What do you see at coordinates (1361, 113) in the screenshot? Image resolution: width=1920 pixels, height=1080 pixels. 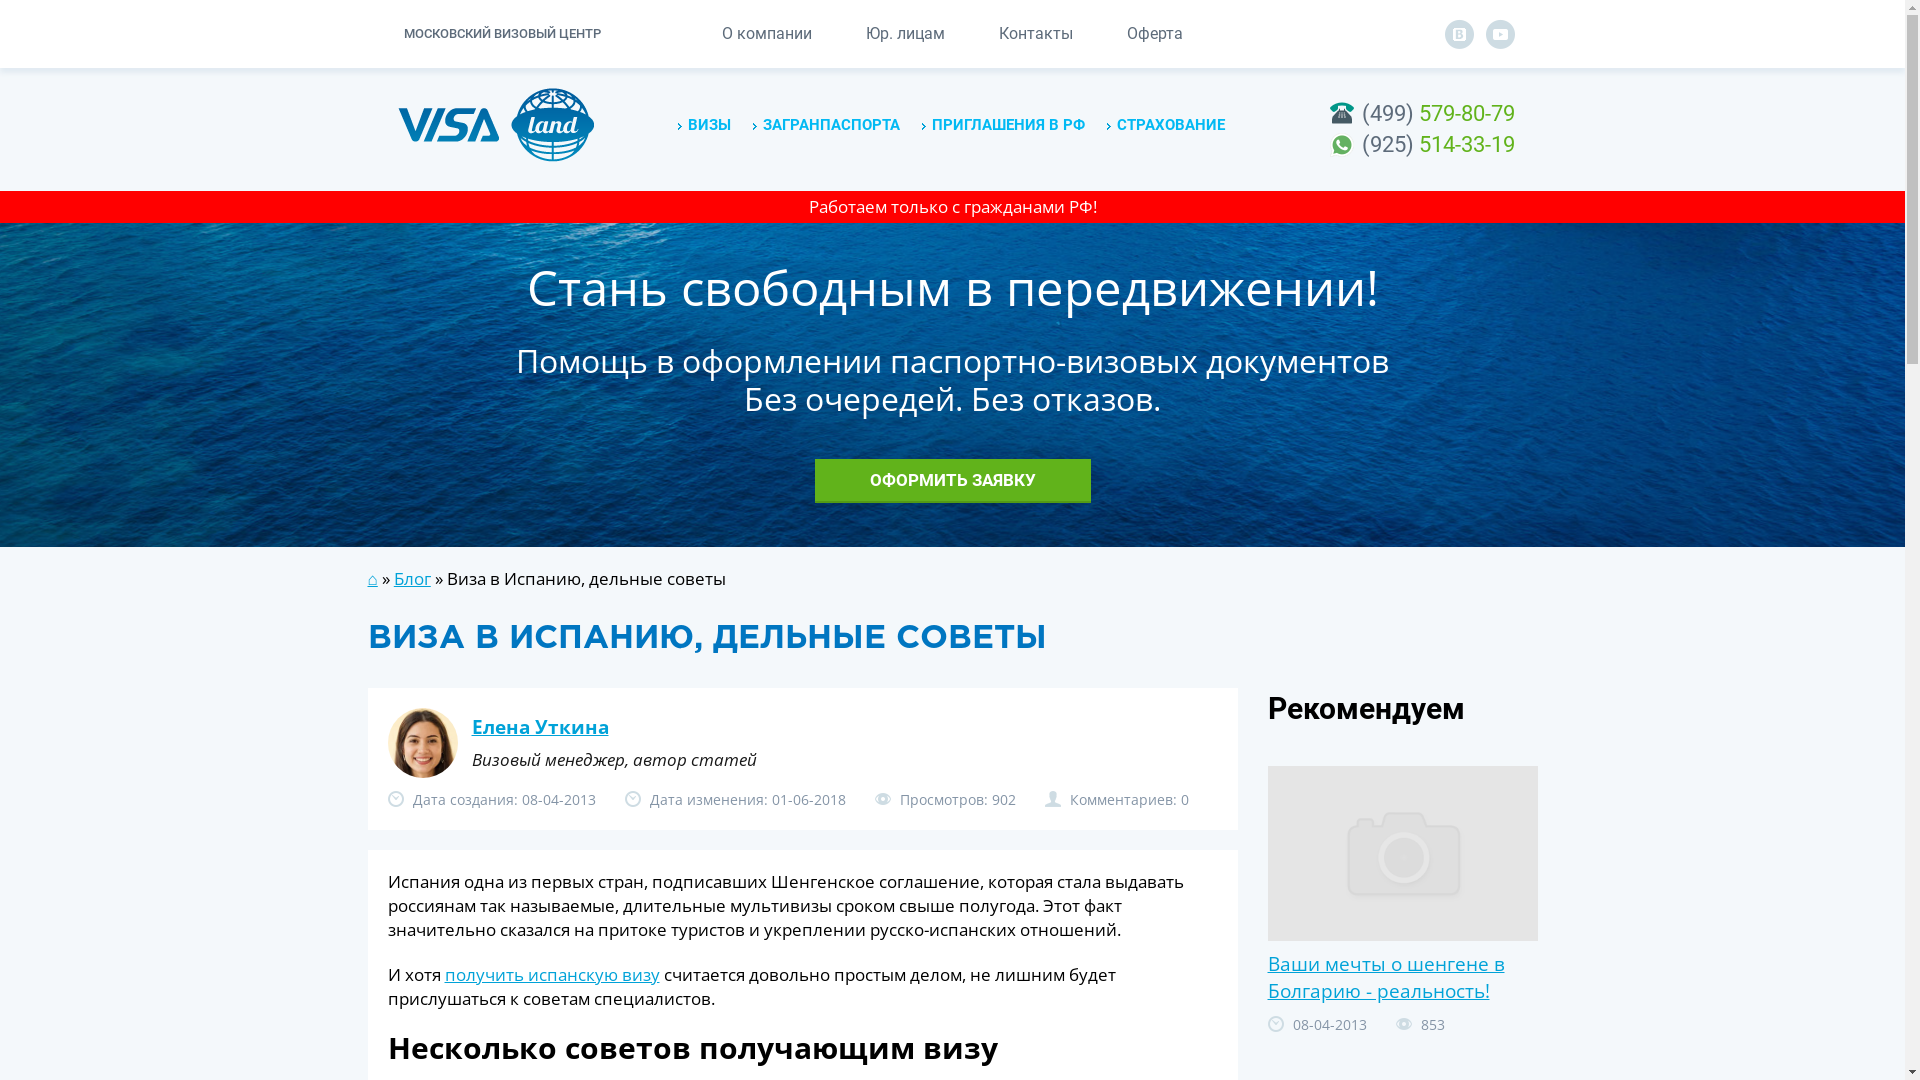 I see `'(499) 579-80-79'` at bounding box center [1361, 113].